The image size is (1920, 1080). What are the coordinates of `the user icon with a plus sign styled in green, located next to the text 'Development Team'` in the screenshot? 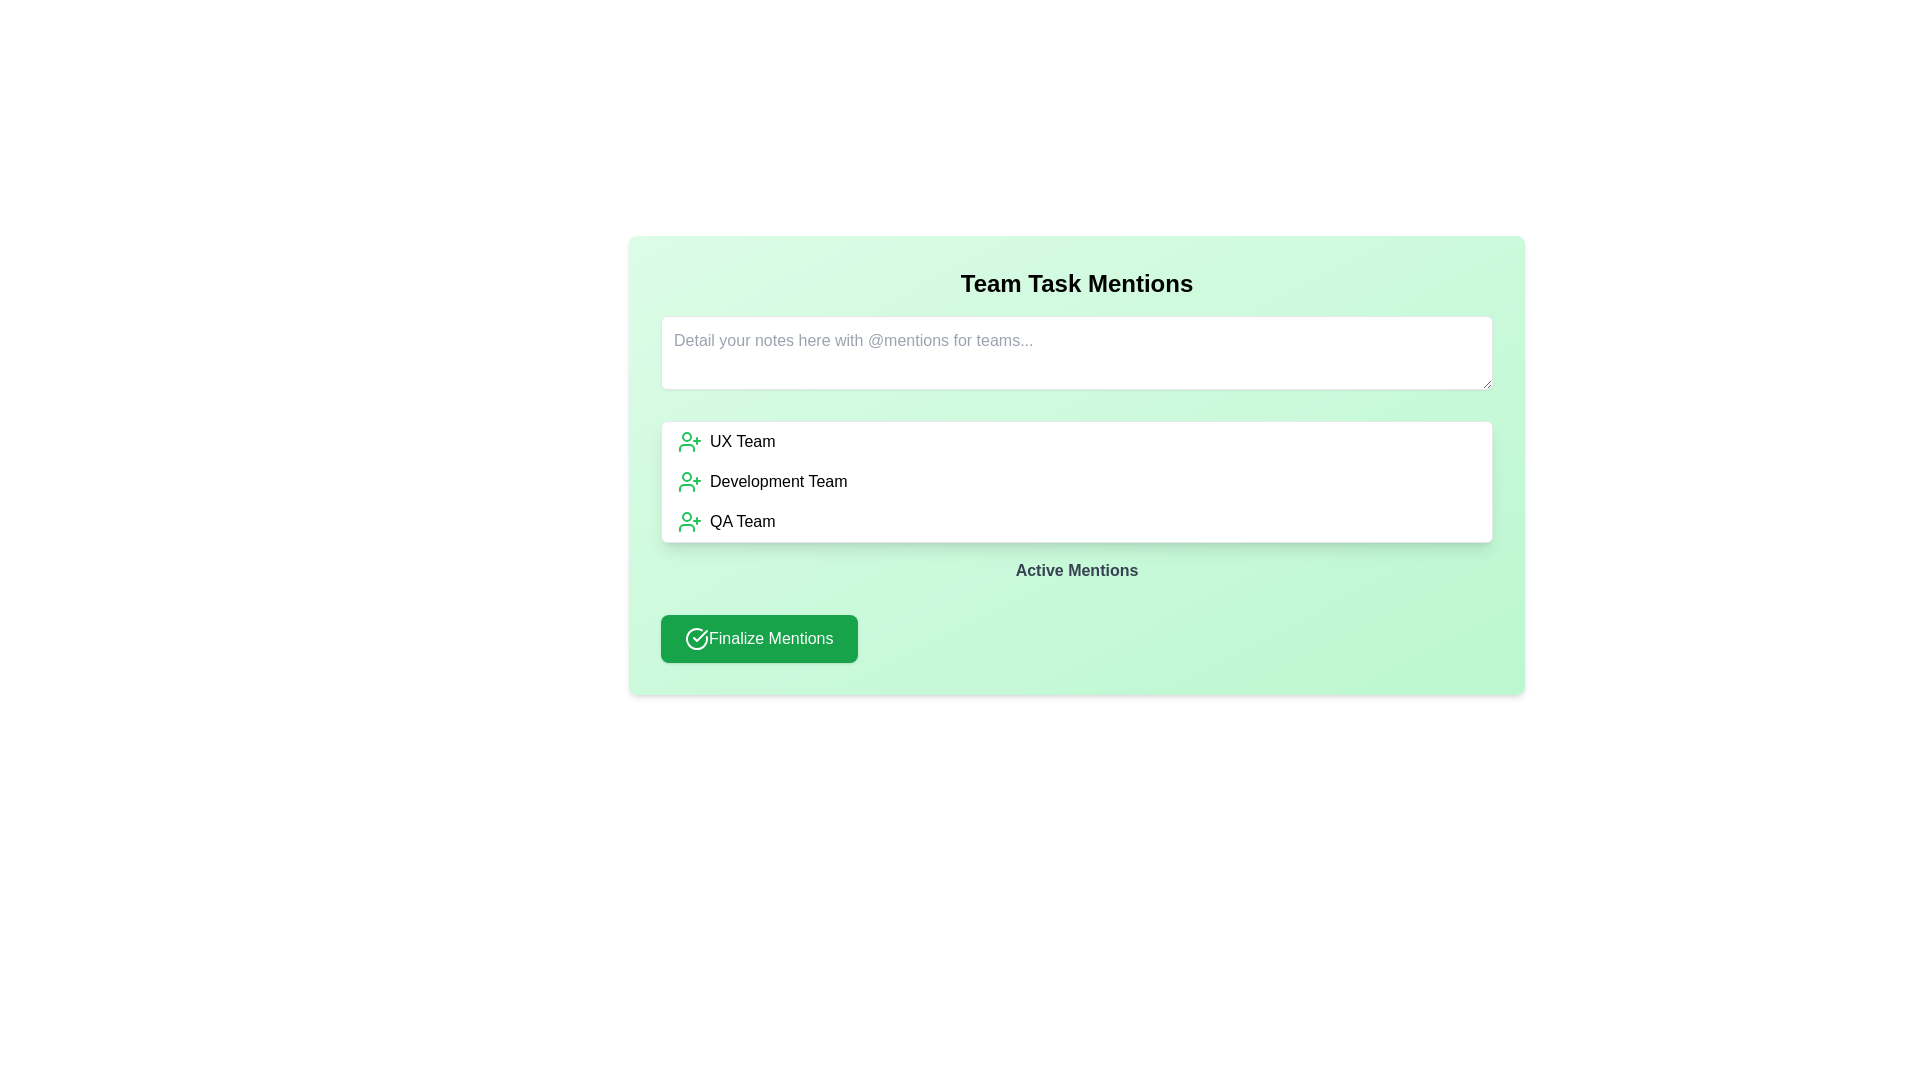 It's located at (690, 482).